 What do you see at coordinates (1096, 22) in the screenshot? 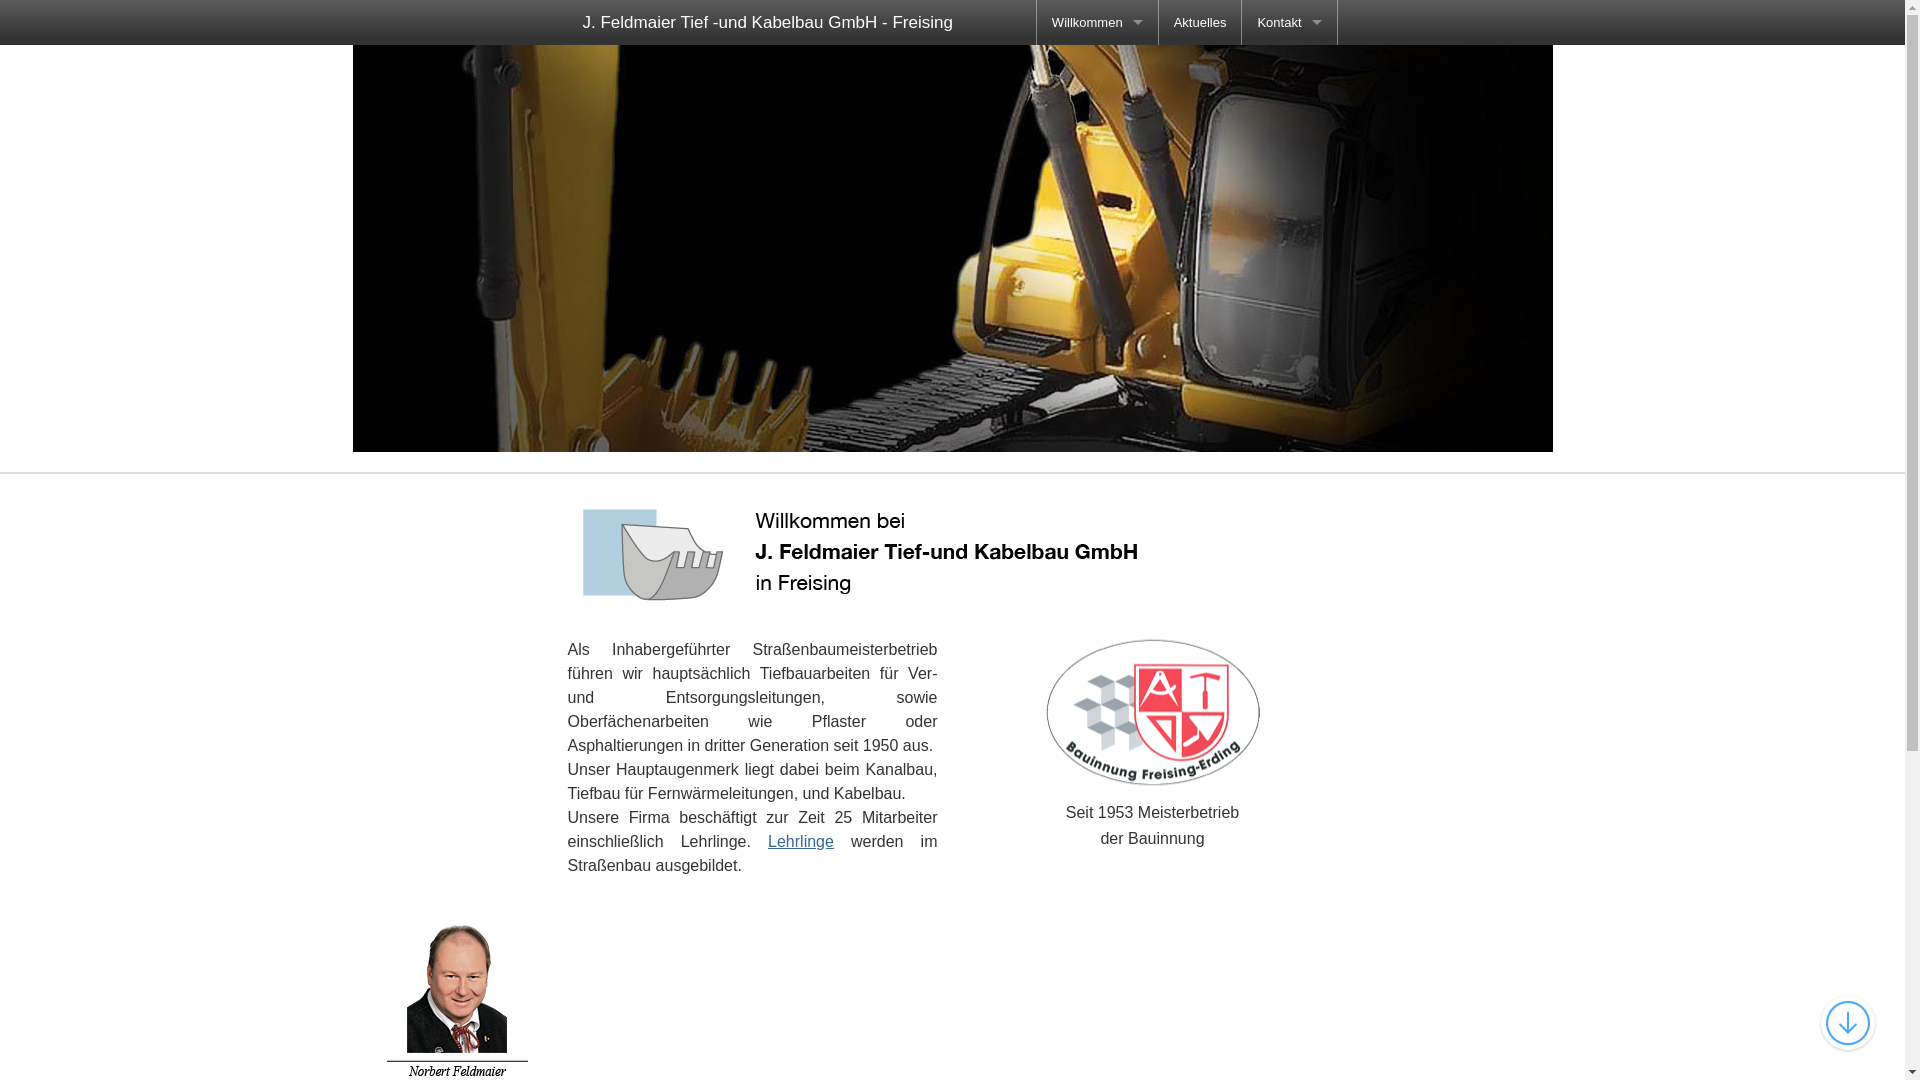
I see `'Willkommen'` at bounding box center [1096, 22].